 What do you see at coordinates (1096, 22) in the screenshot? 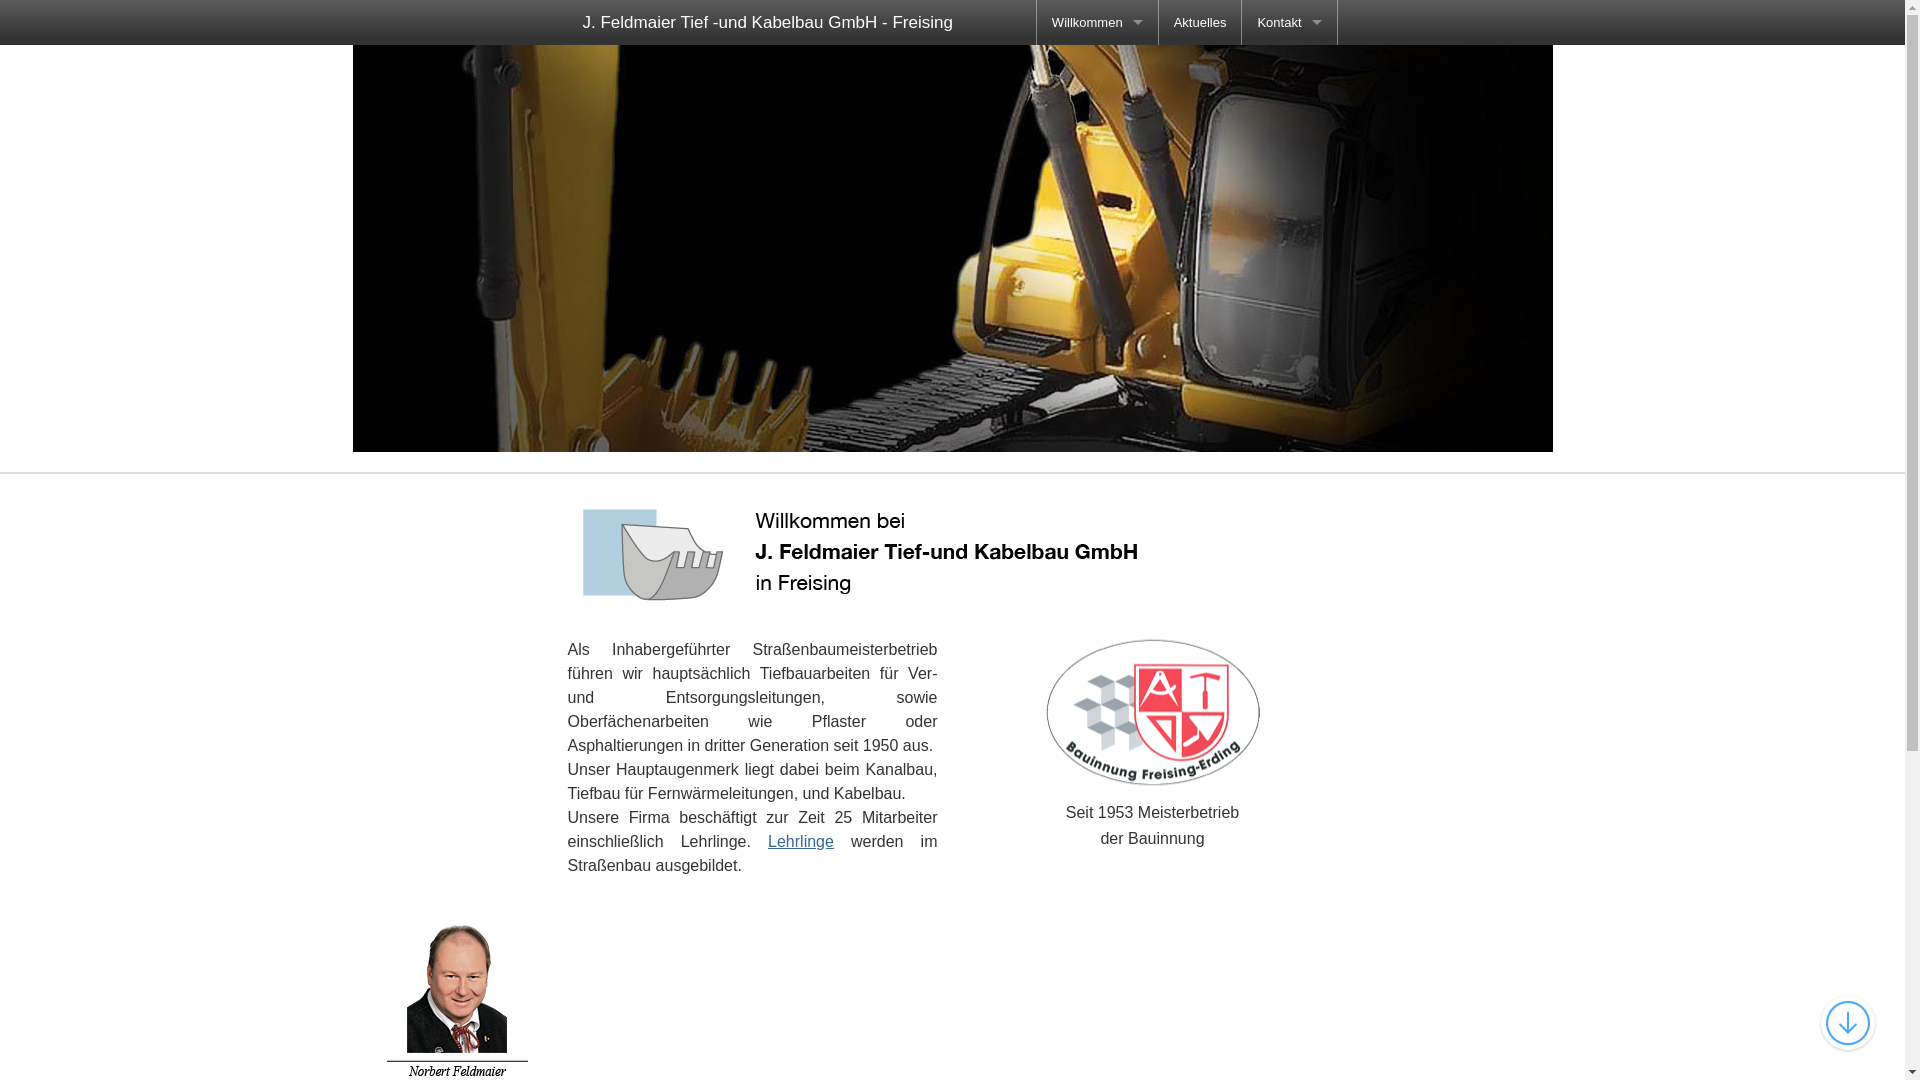
I see `'Willkommen'` at bounding box center [1096, 22].